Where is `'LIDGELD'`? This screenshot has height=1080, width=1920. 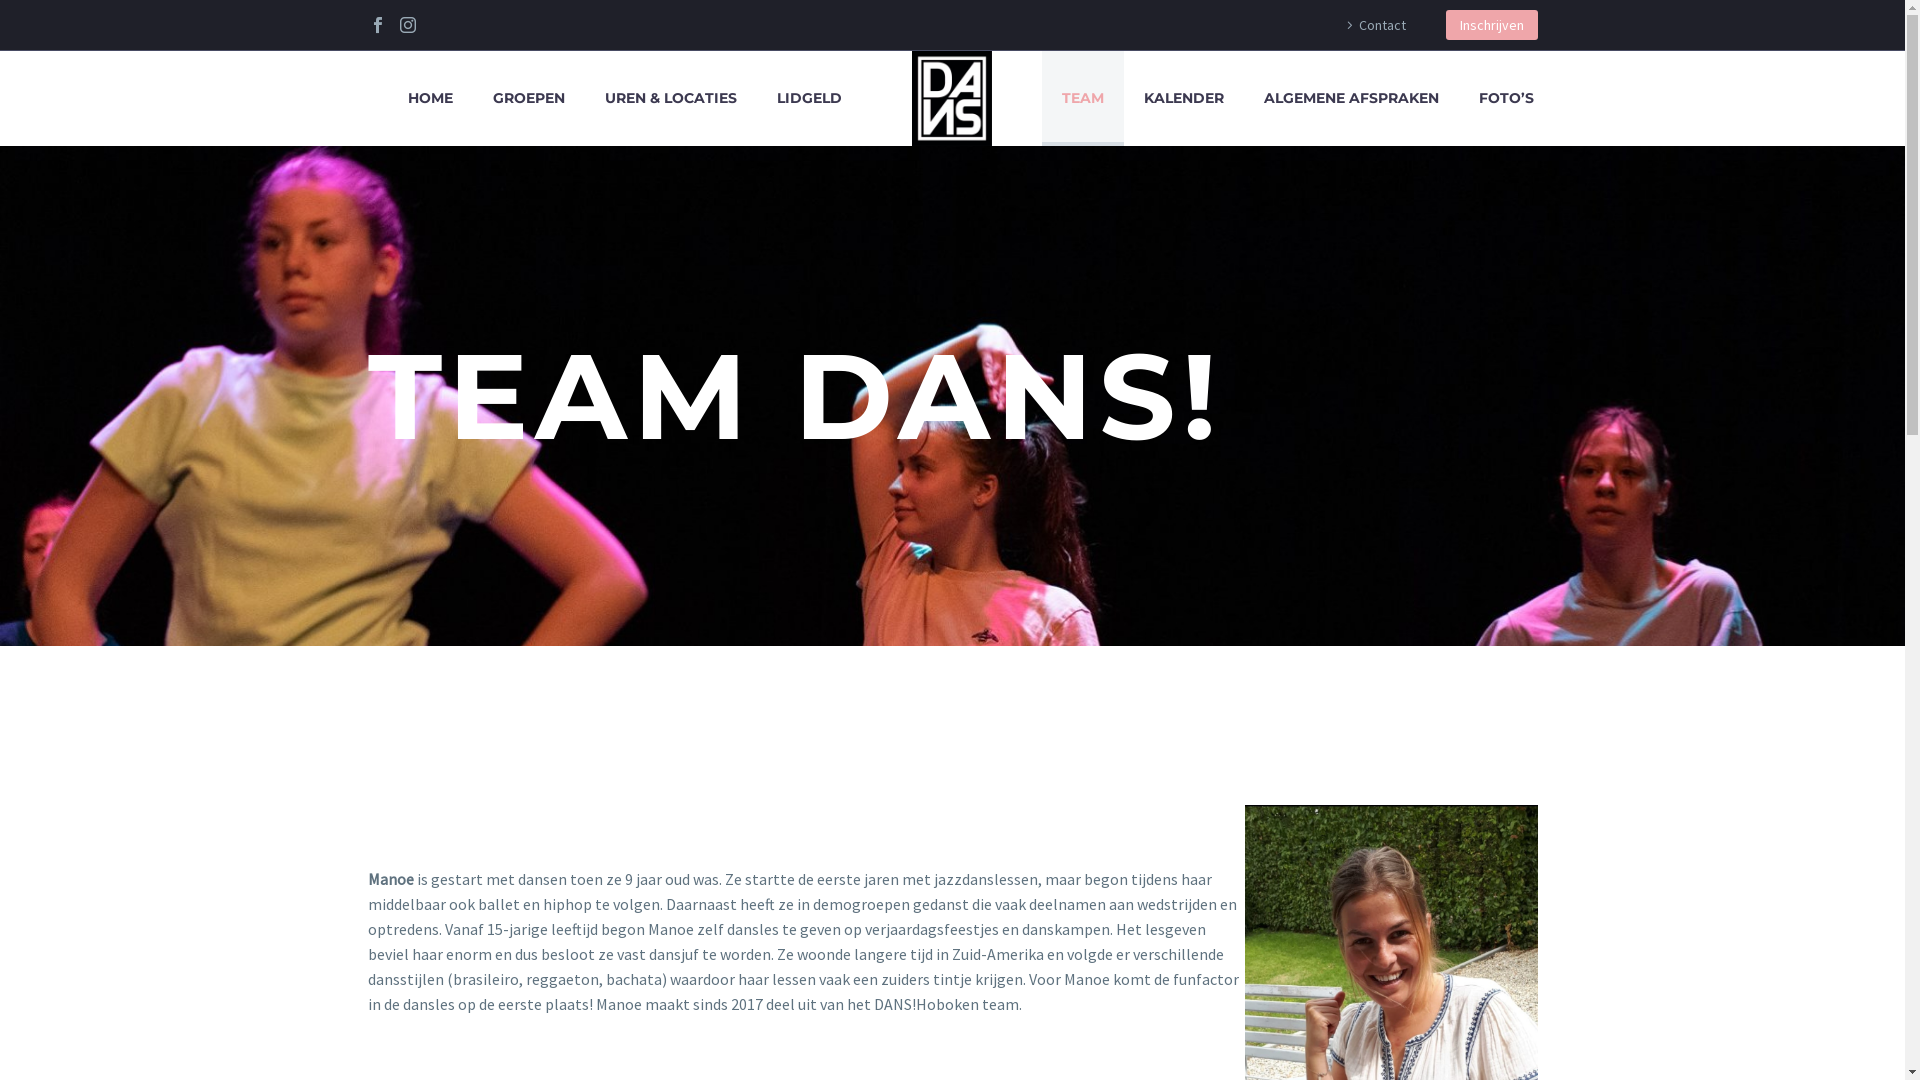 'LIDGELD' is located at coordinates (809, 98).